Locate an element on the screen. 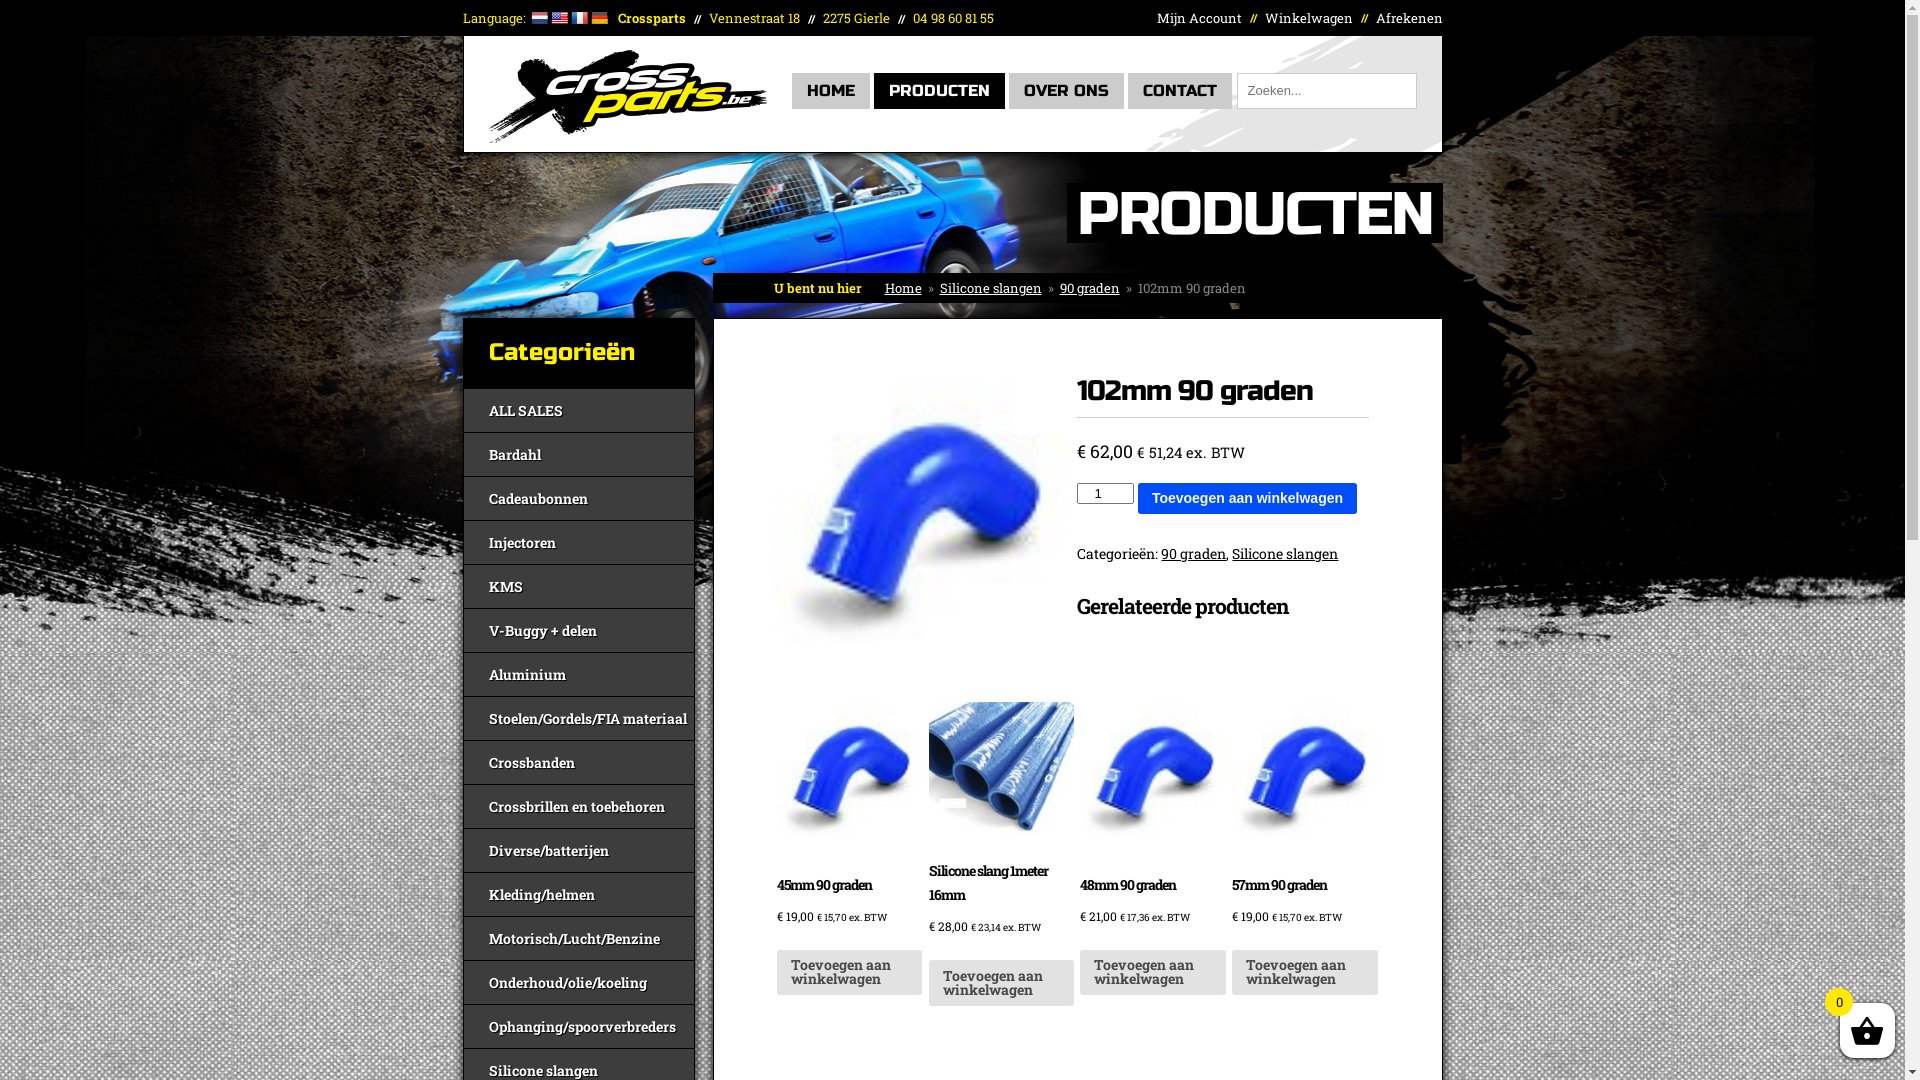 The width and height of the screenshot is (1920, 1080). 'Mijn Account' is located at coordinates (1198, 18).